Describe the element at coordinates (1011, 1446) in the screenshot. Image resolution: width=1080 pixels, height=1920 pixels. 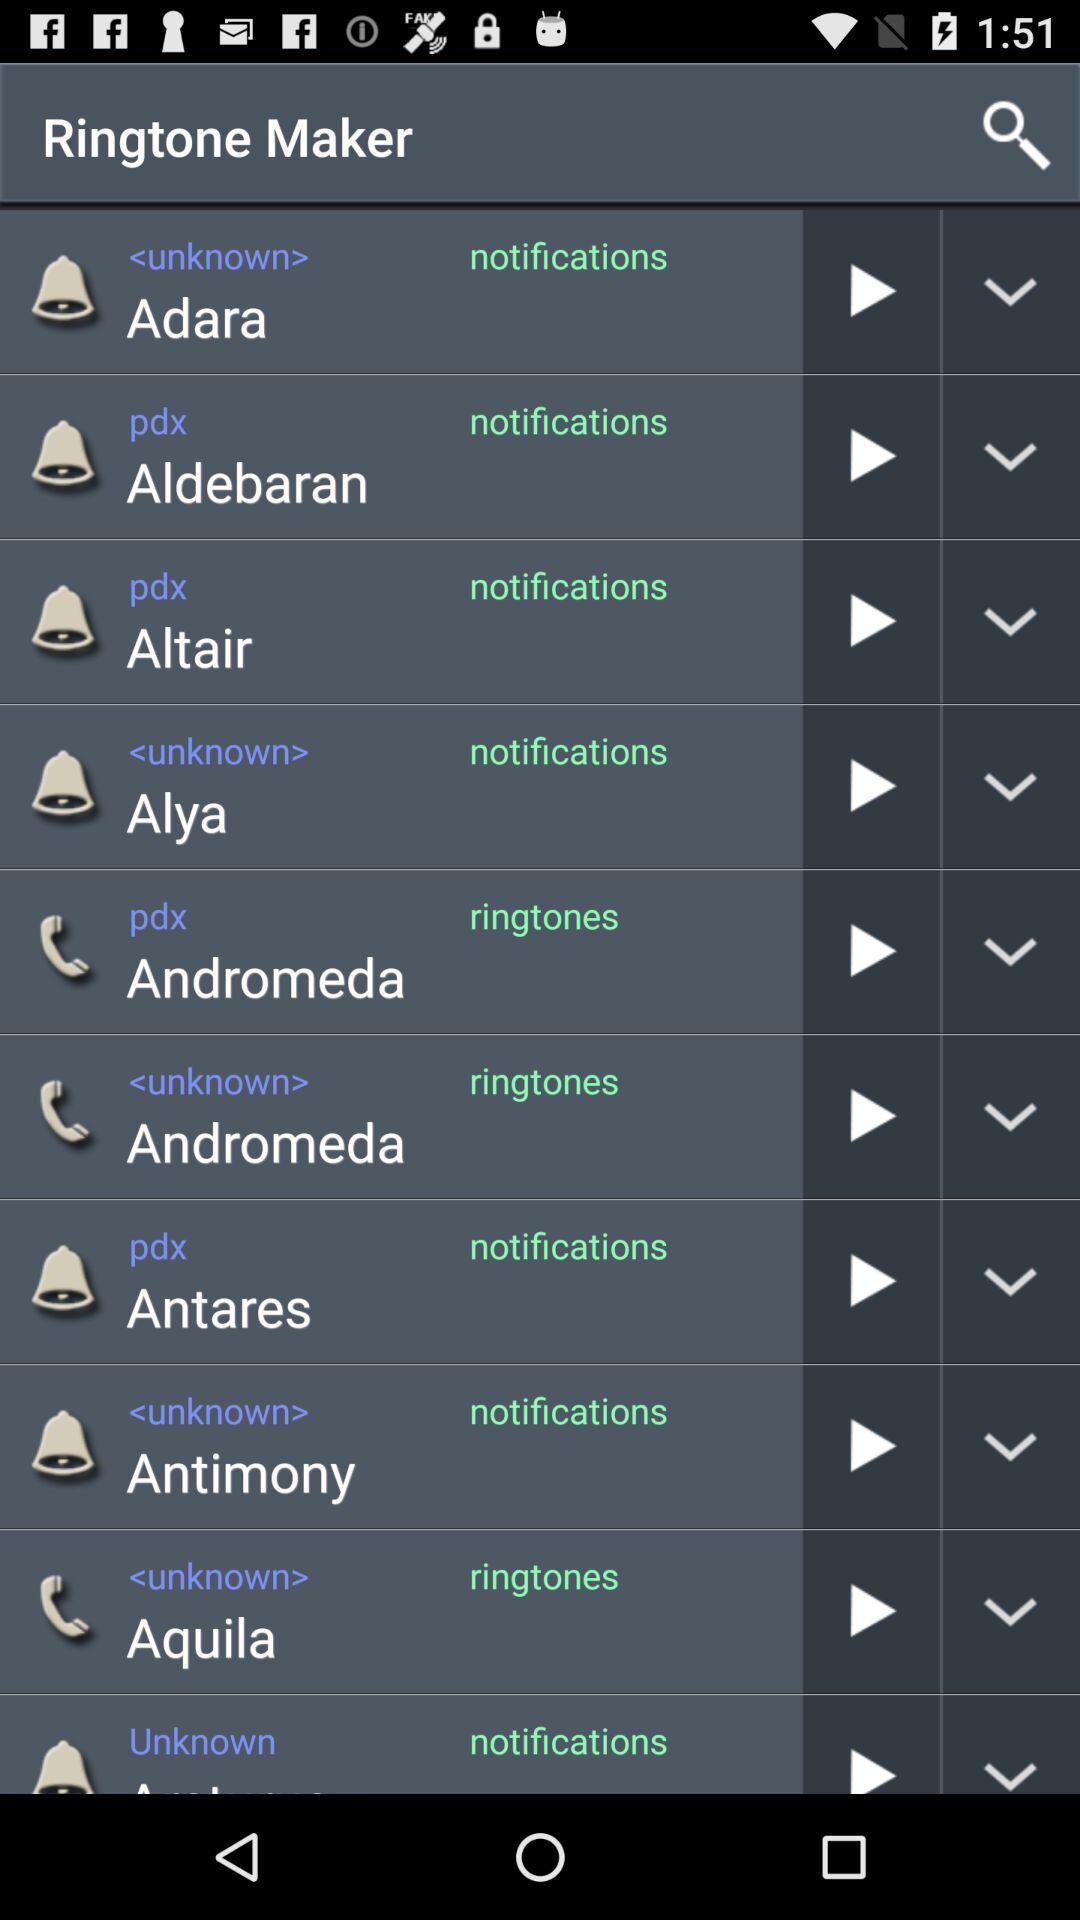
I see `expand item` at that location.